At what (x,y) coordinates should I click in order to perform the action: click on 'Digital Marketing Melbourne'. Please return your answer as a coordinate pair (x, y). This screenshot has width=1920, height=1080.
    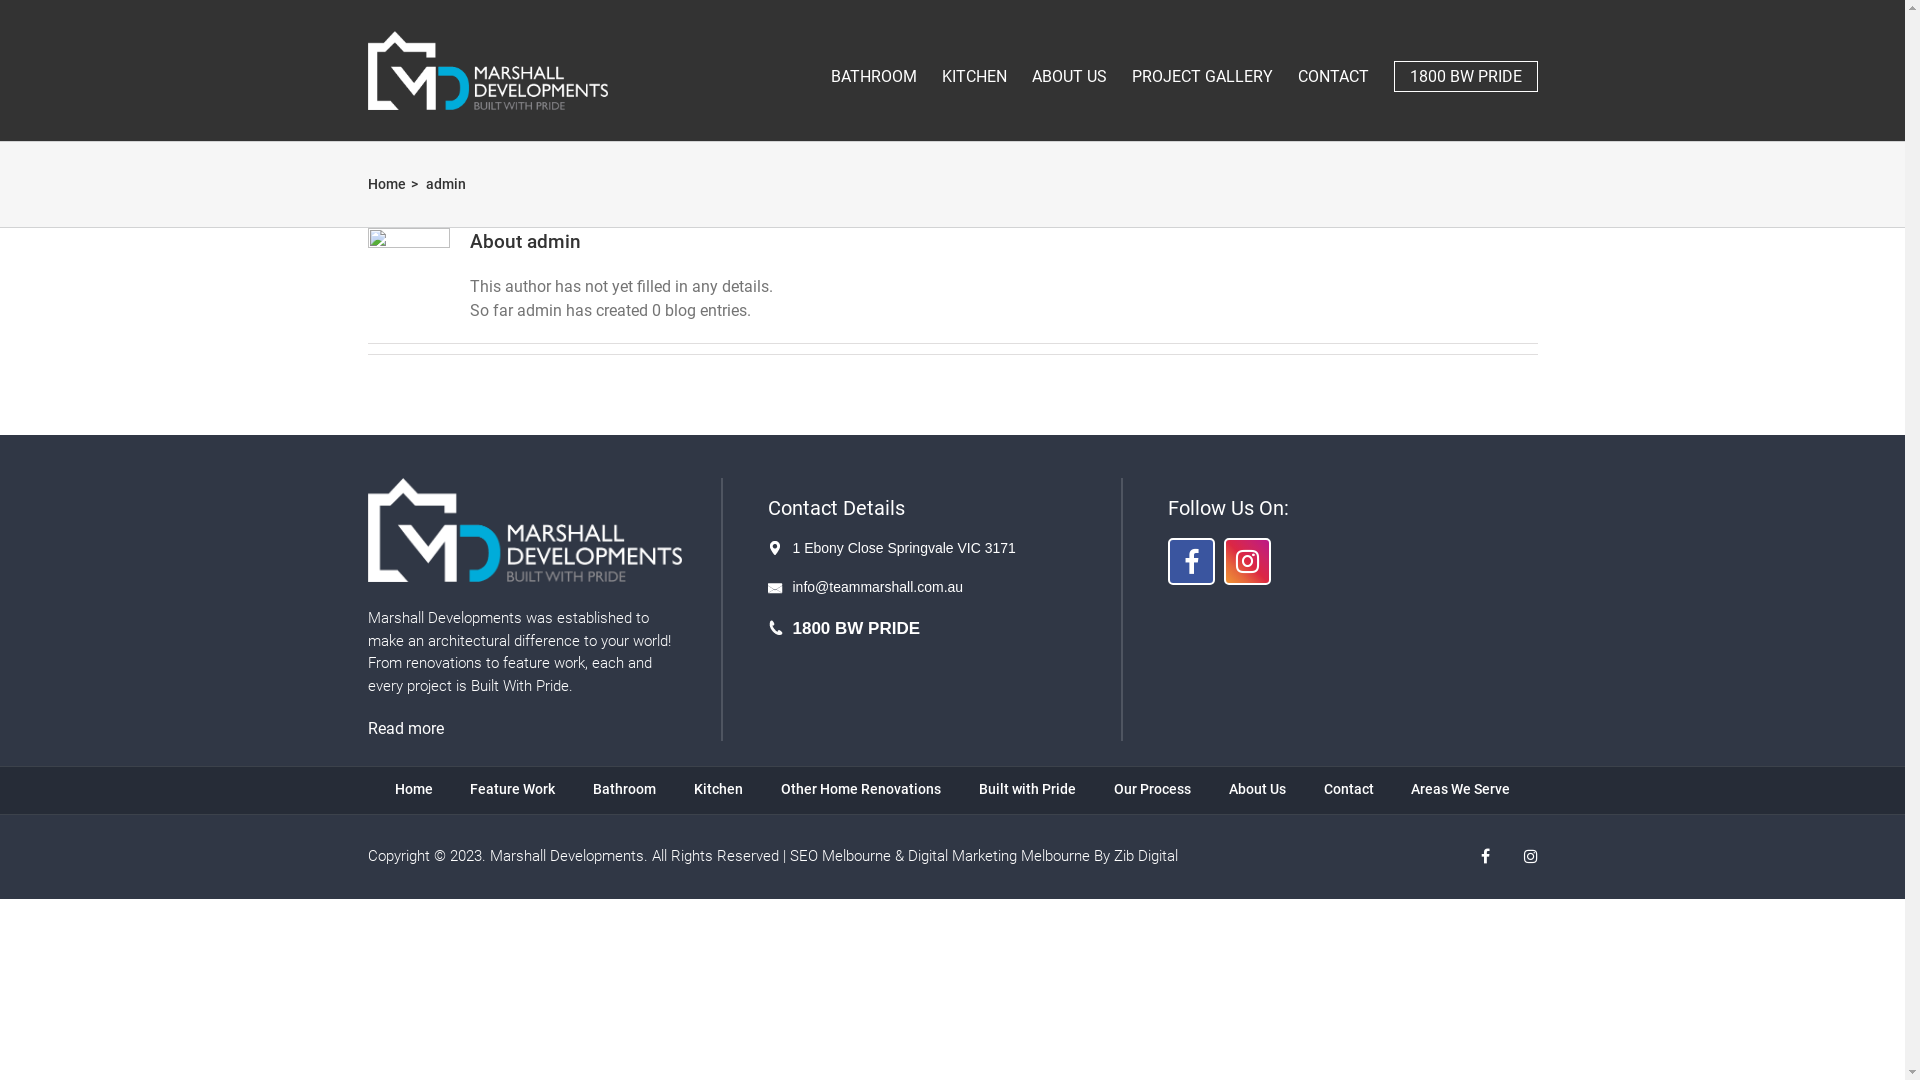
    Looking at the image, I should click on (998, 855).